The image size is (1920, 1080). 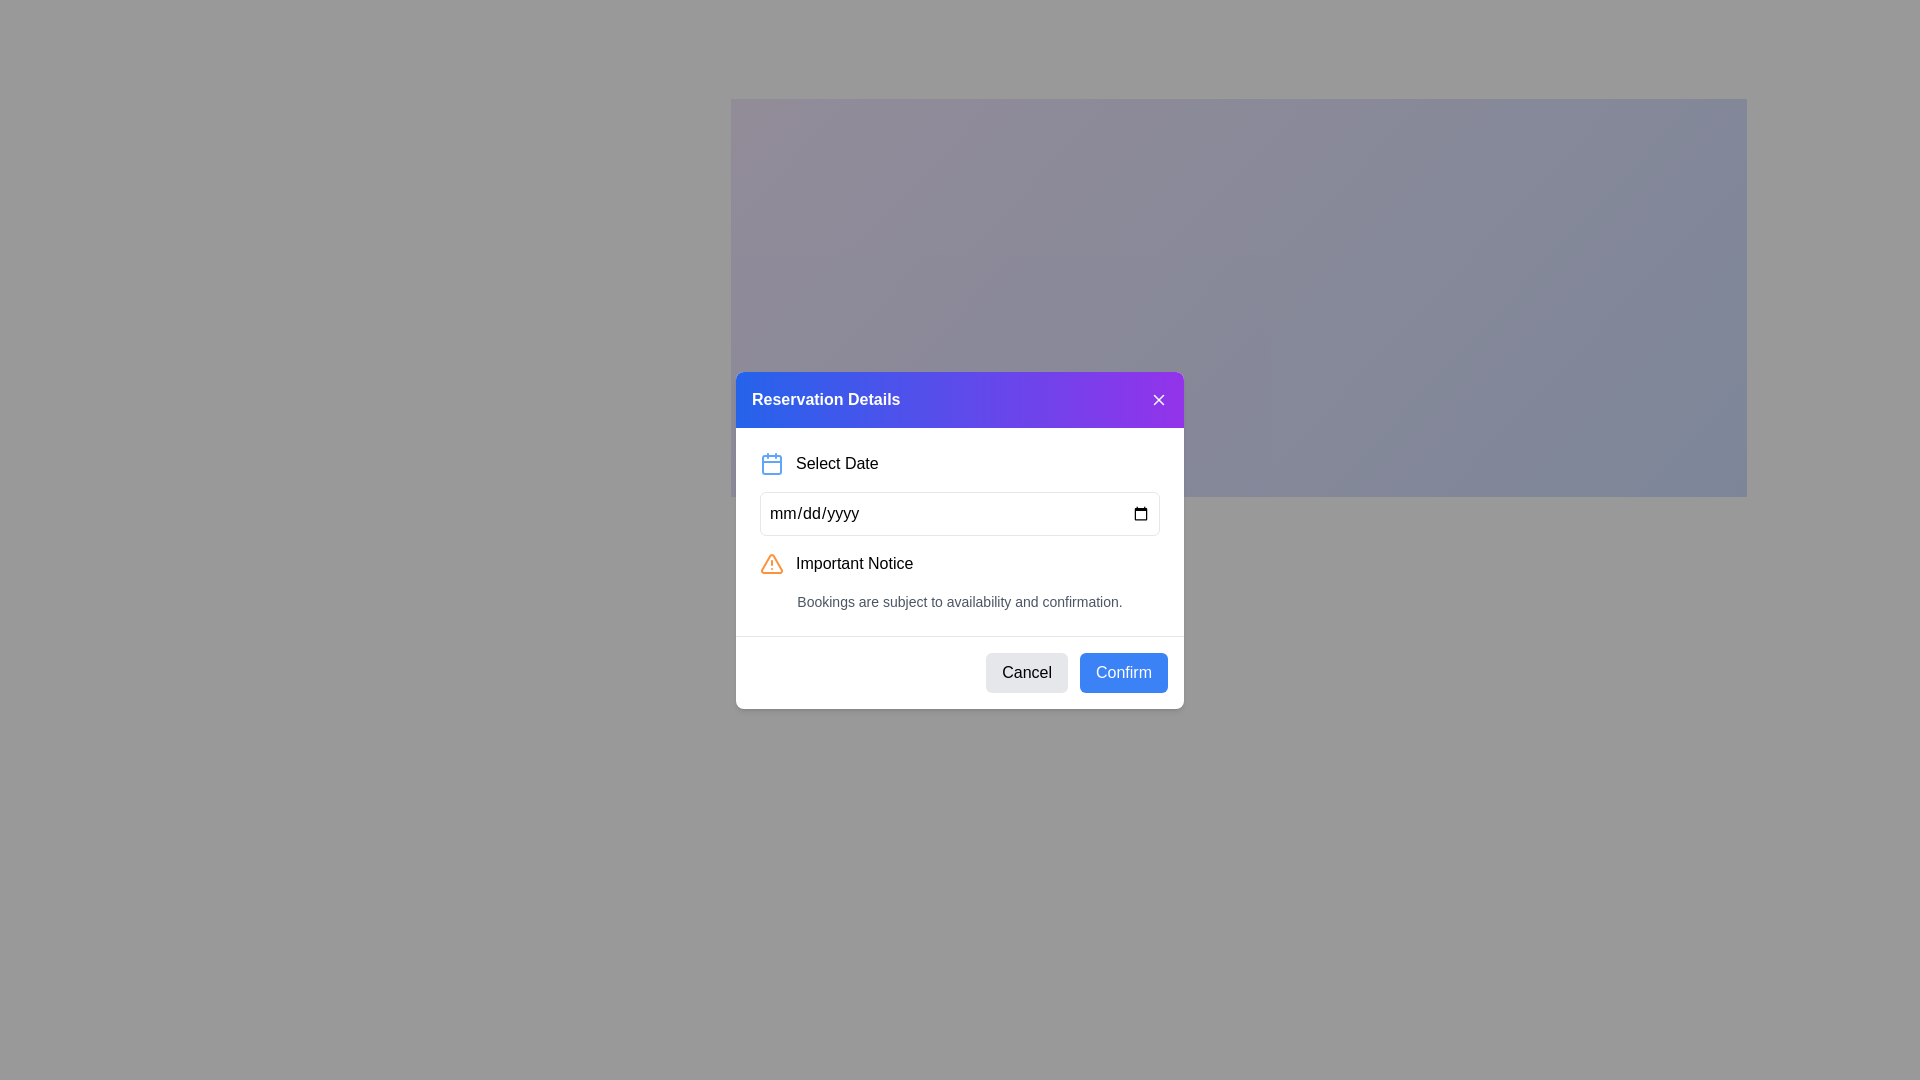 I want to click on the close icon element of the 'Reservation Details' dialog box for keyboard interaction, so click(x=1158, y=399).